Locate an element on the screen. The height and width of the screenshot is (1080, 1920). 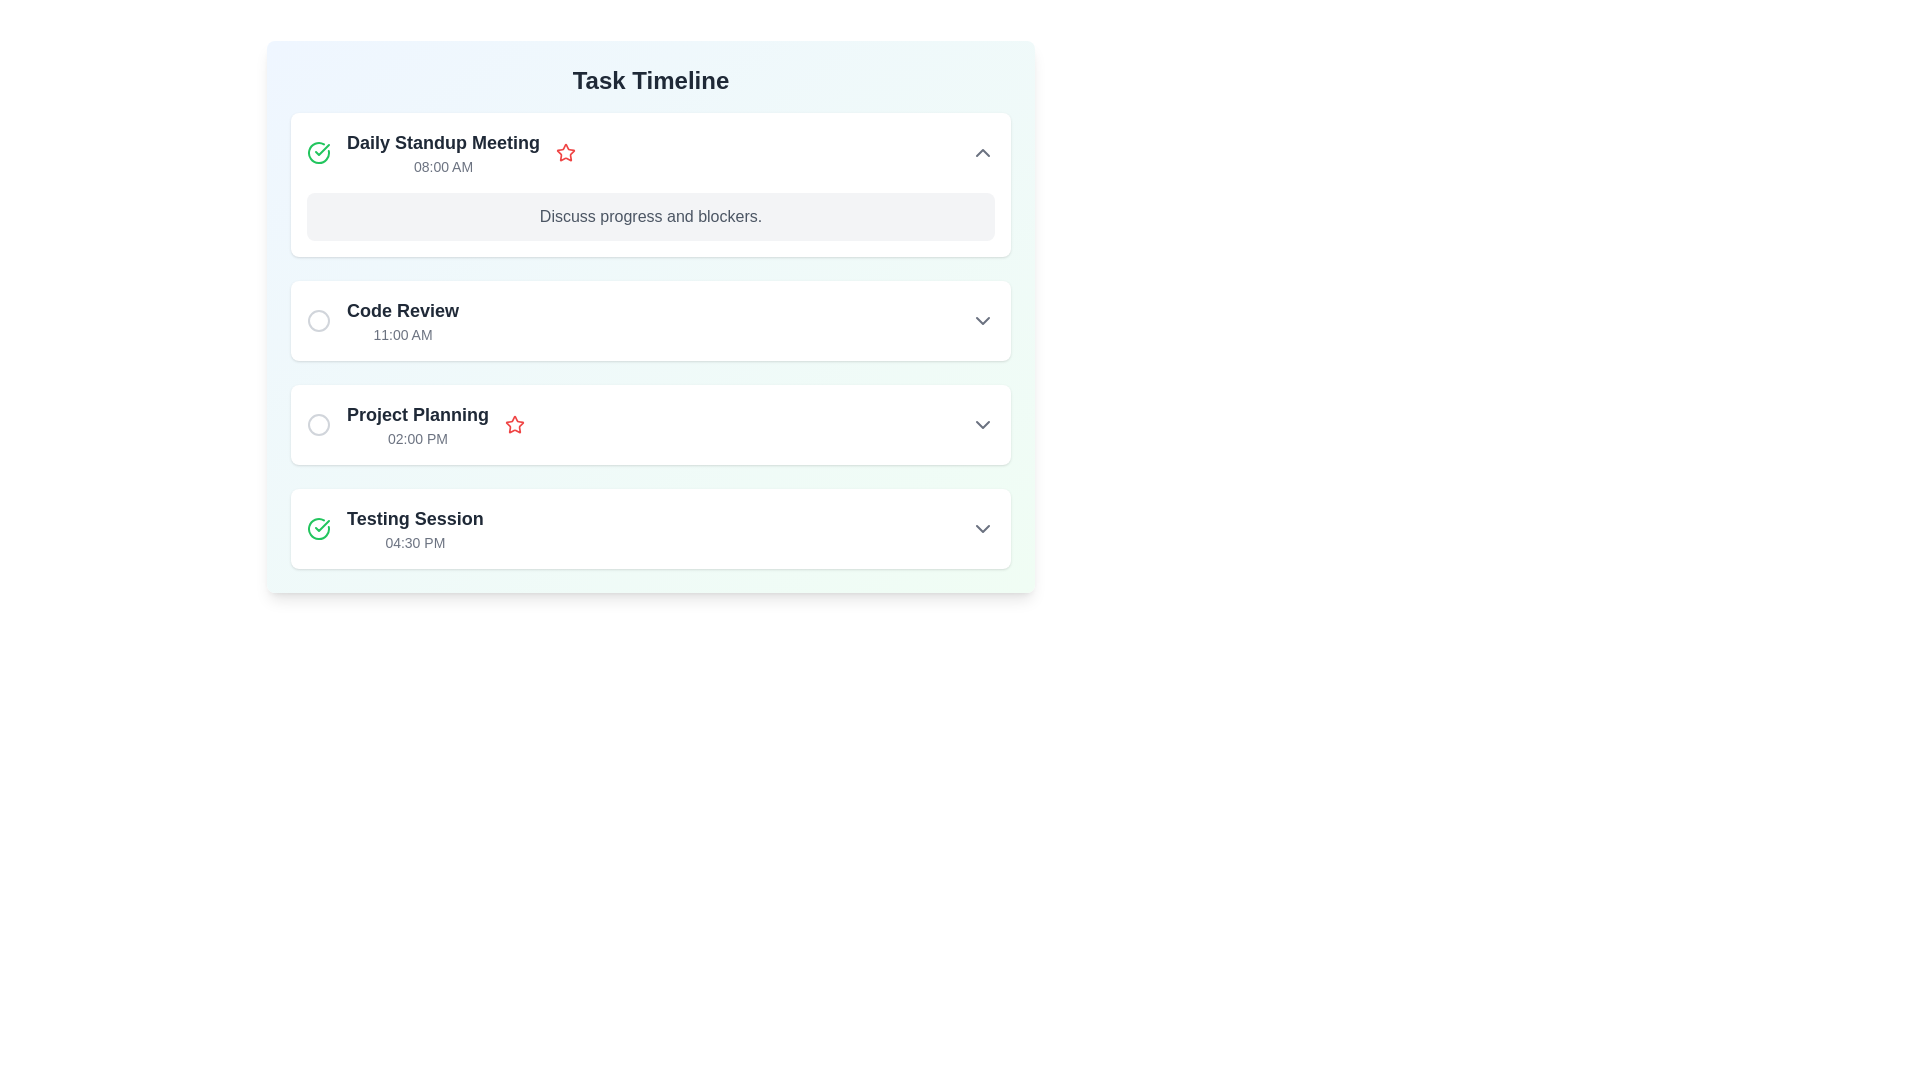
the circular Indicator icon with a gray border that indicates the status of the task in the 'Code Review' row is located at coordinates (317, 319).